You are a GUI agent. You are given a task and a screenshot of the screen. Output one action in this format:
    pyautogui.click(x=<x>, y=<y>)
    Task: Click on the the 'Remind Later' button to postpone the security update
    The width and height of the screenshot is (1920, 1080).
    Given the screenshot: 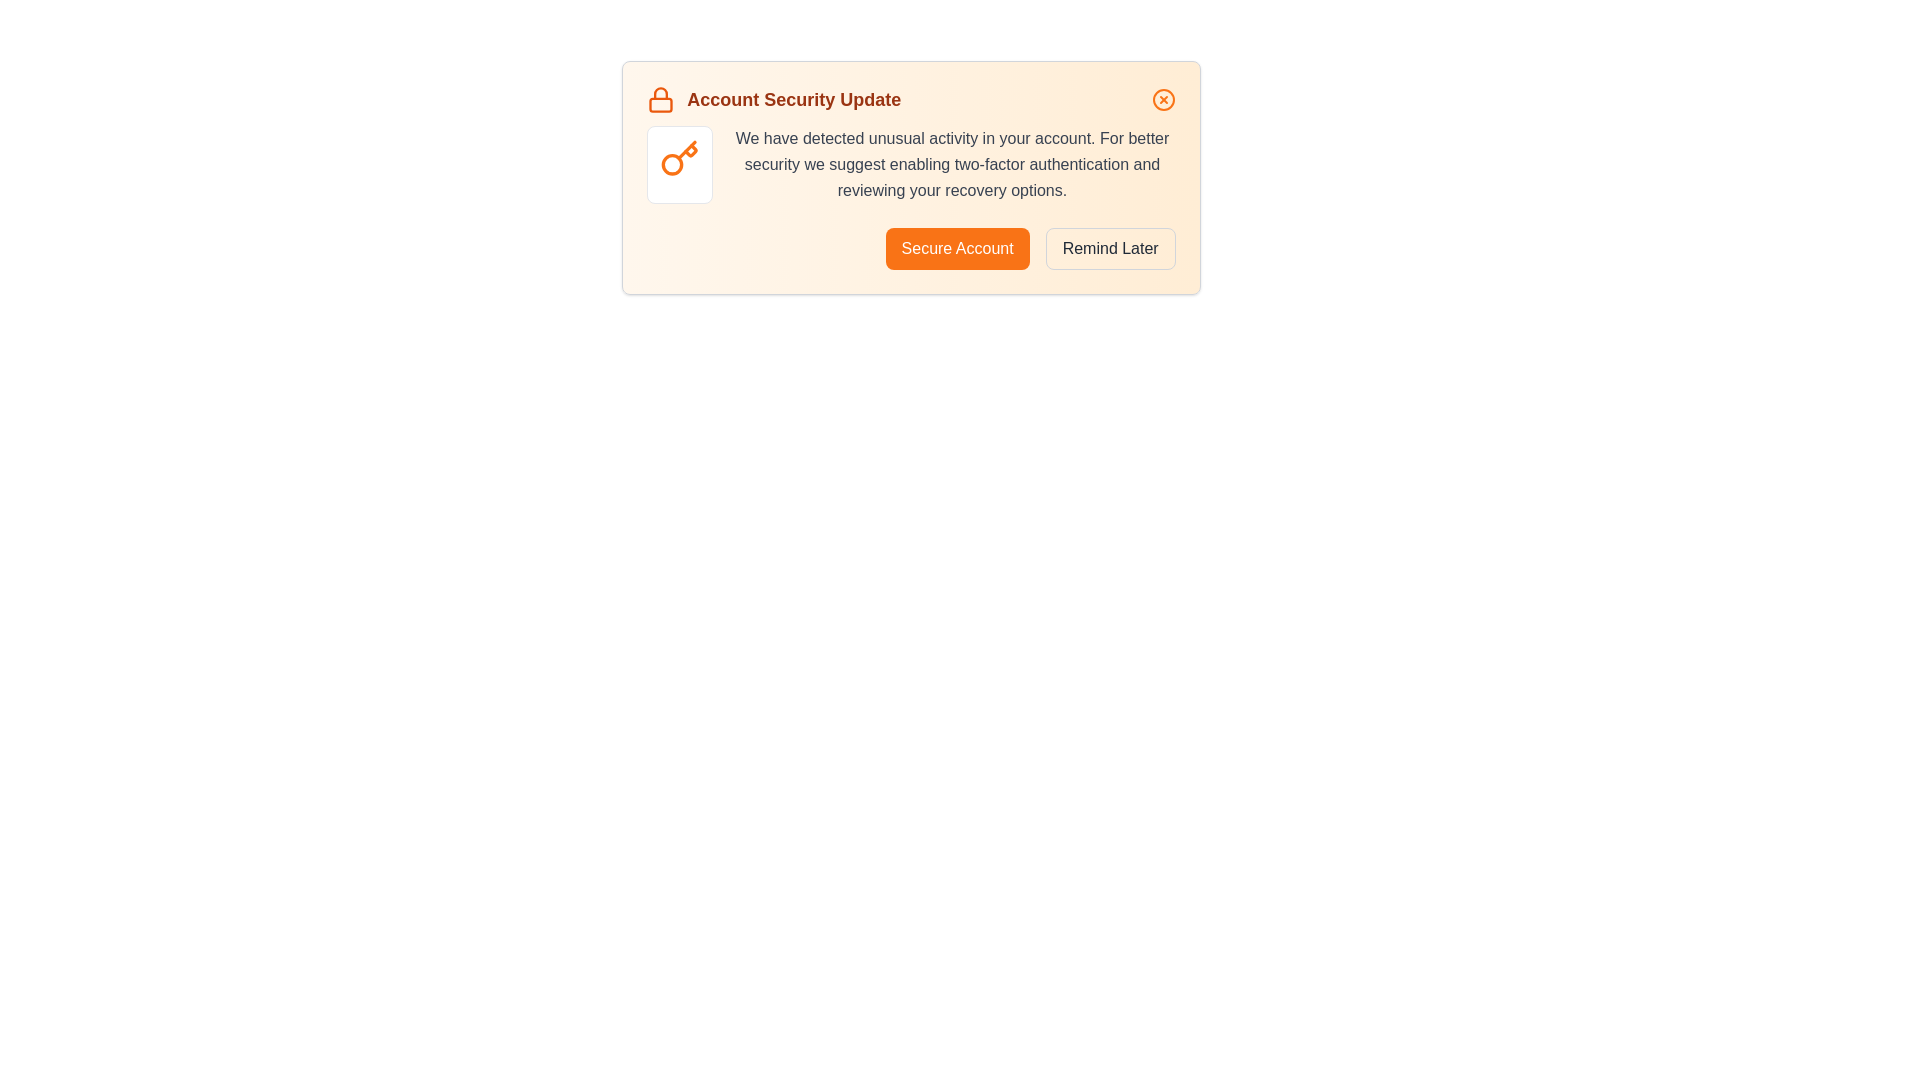 What is the action you would take?
    pyautogui.click(x=1109, y=248)
    